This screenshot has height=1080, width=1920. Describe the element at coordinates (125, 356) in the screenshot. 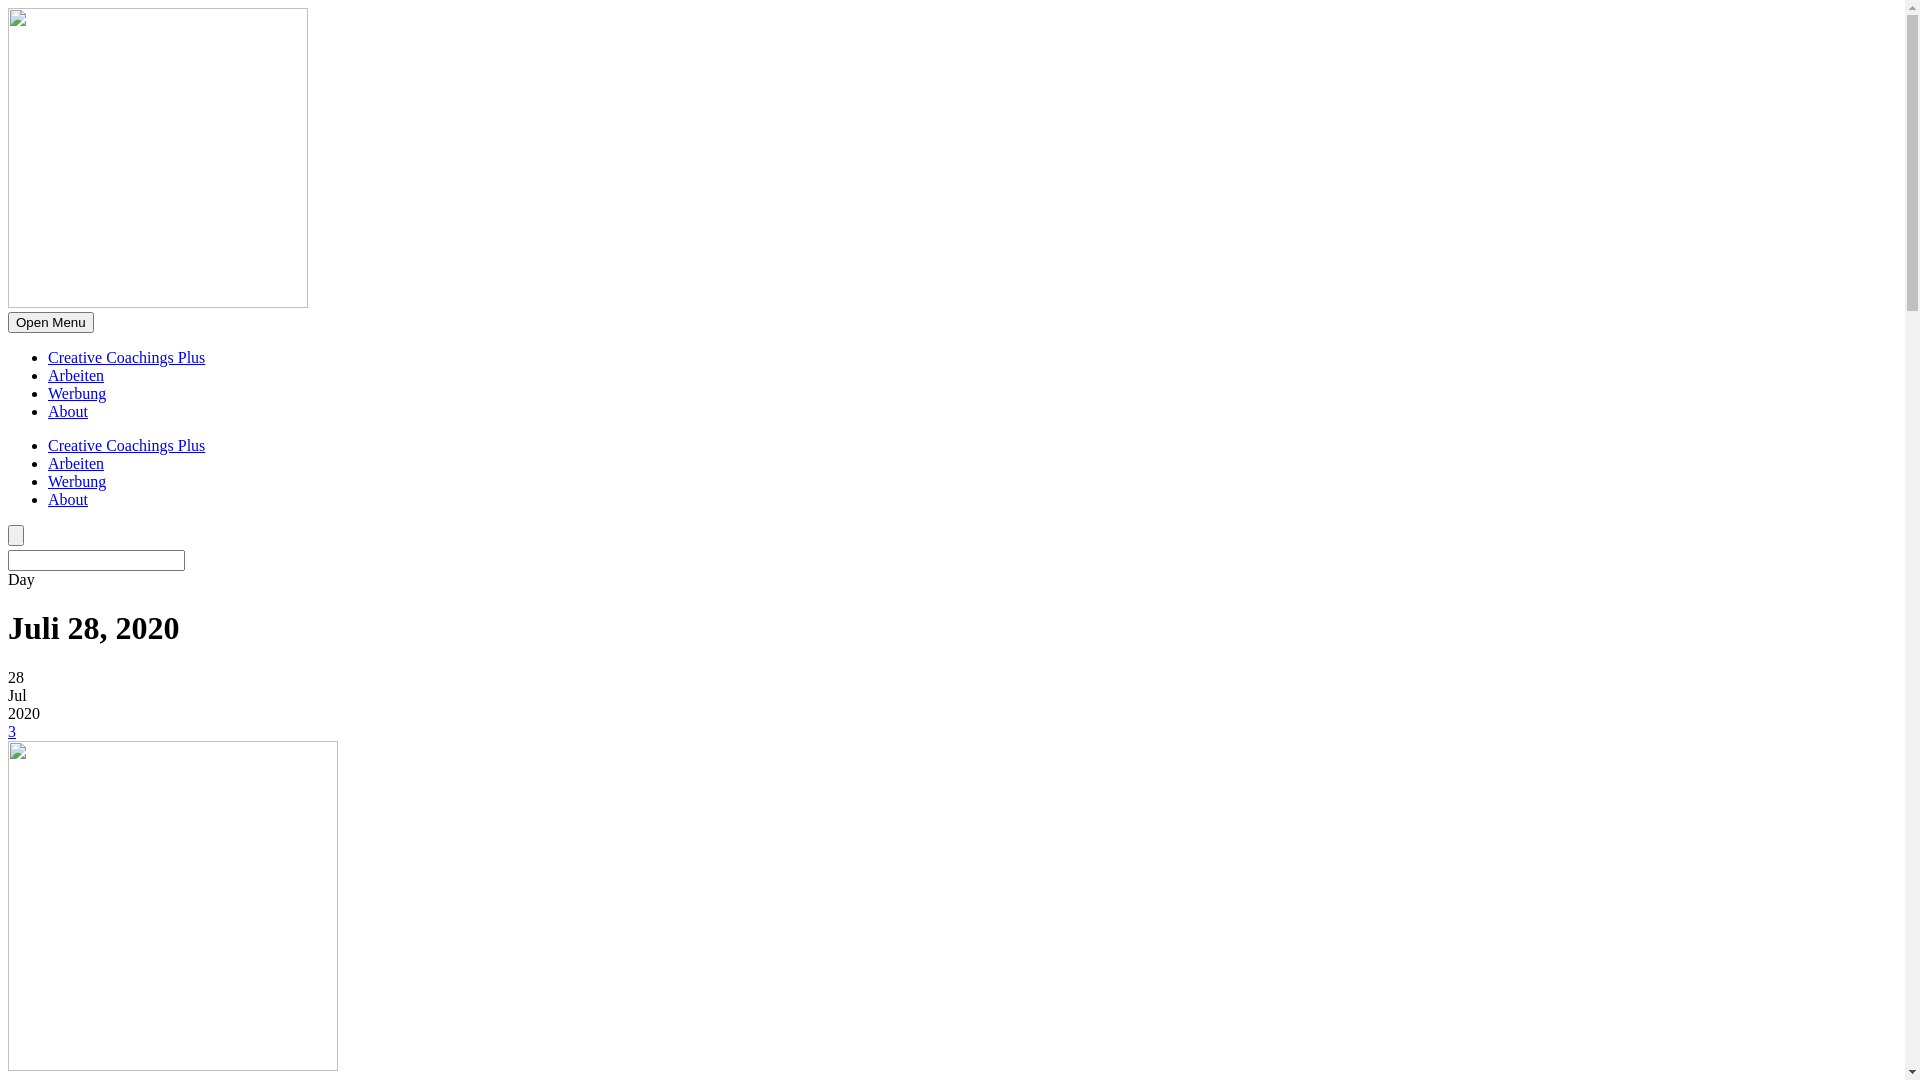

I see `'Creative Coachings Plus'` at that location.